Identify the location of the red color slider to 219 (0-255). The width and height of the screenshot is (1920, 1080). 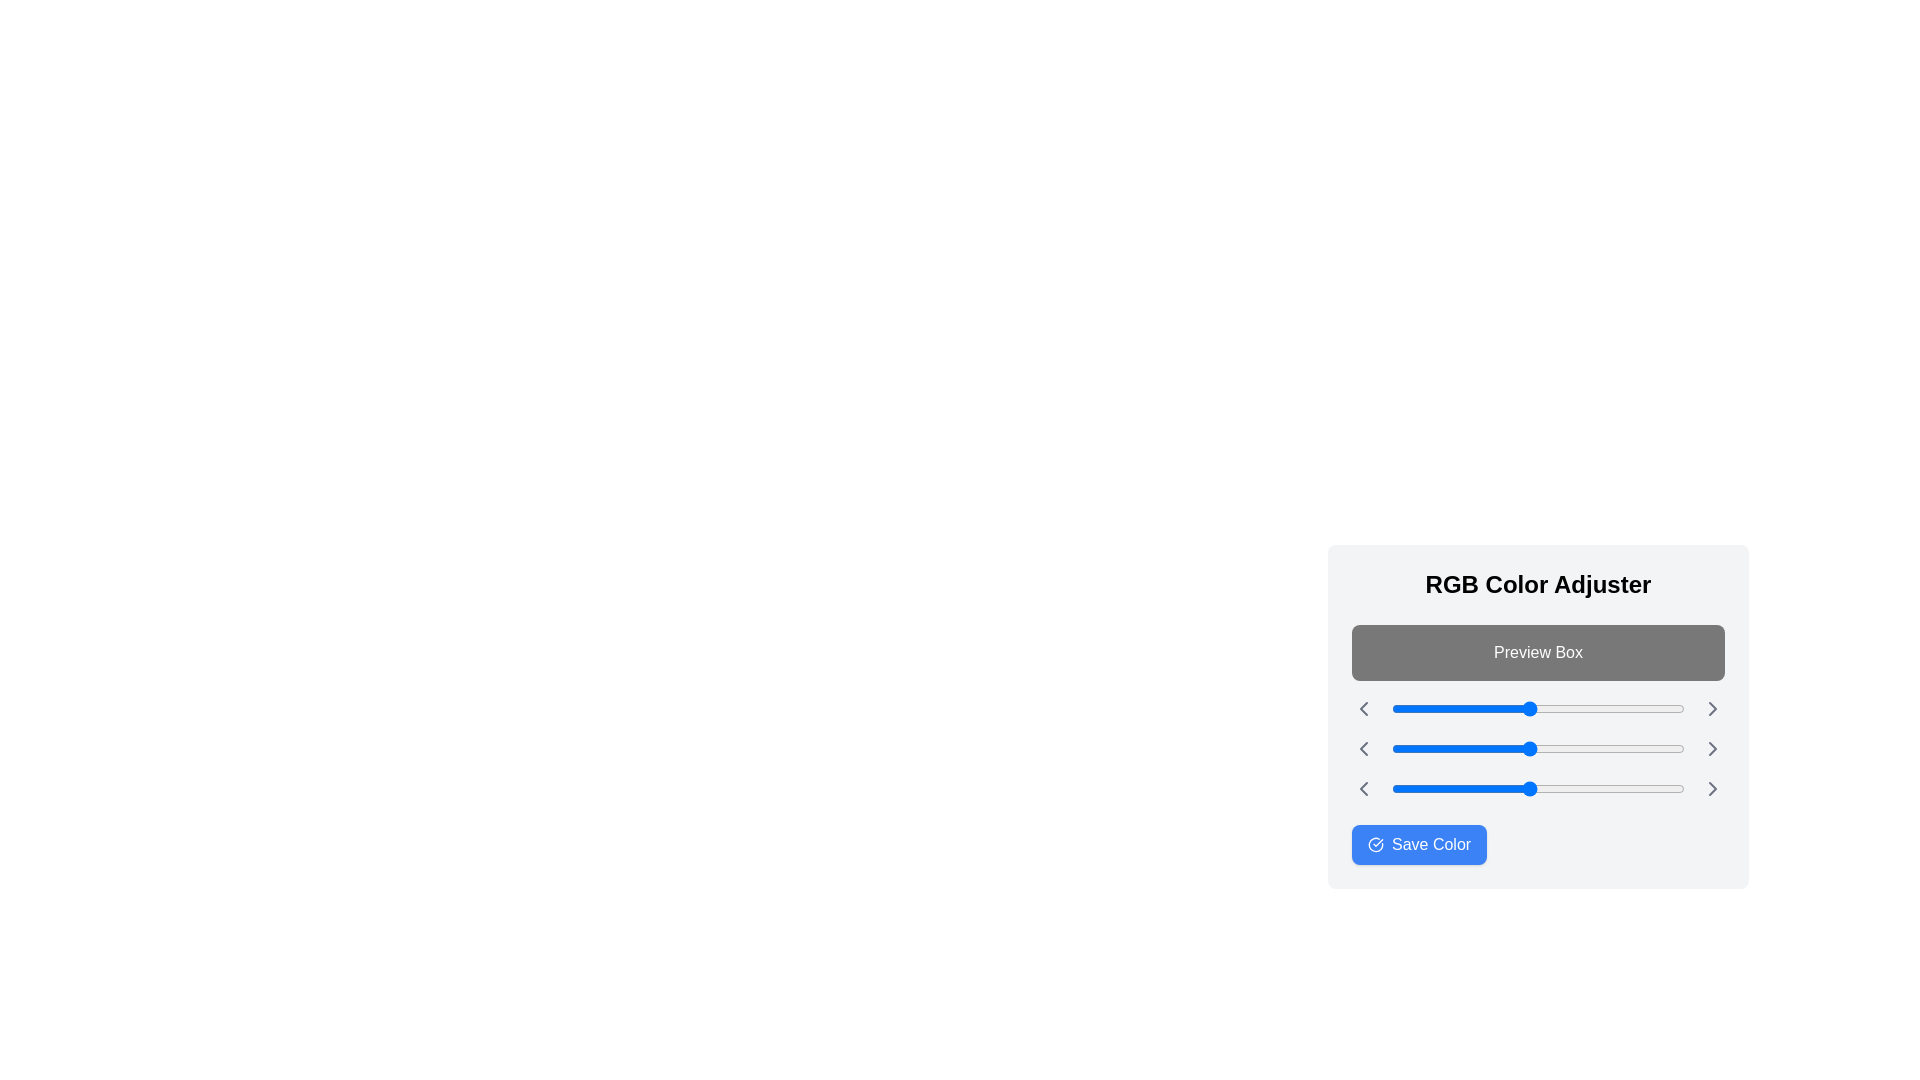
(1643, 708).